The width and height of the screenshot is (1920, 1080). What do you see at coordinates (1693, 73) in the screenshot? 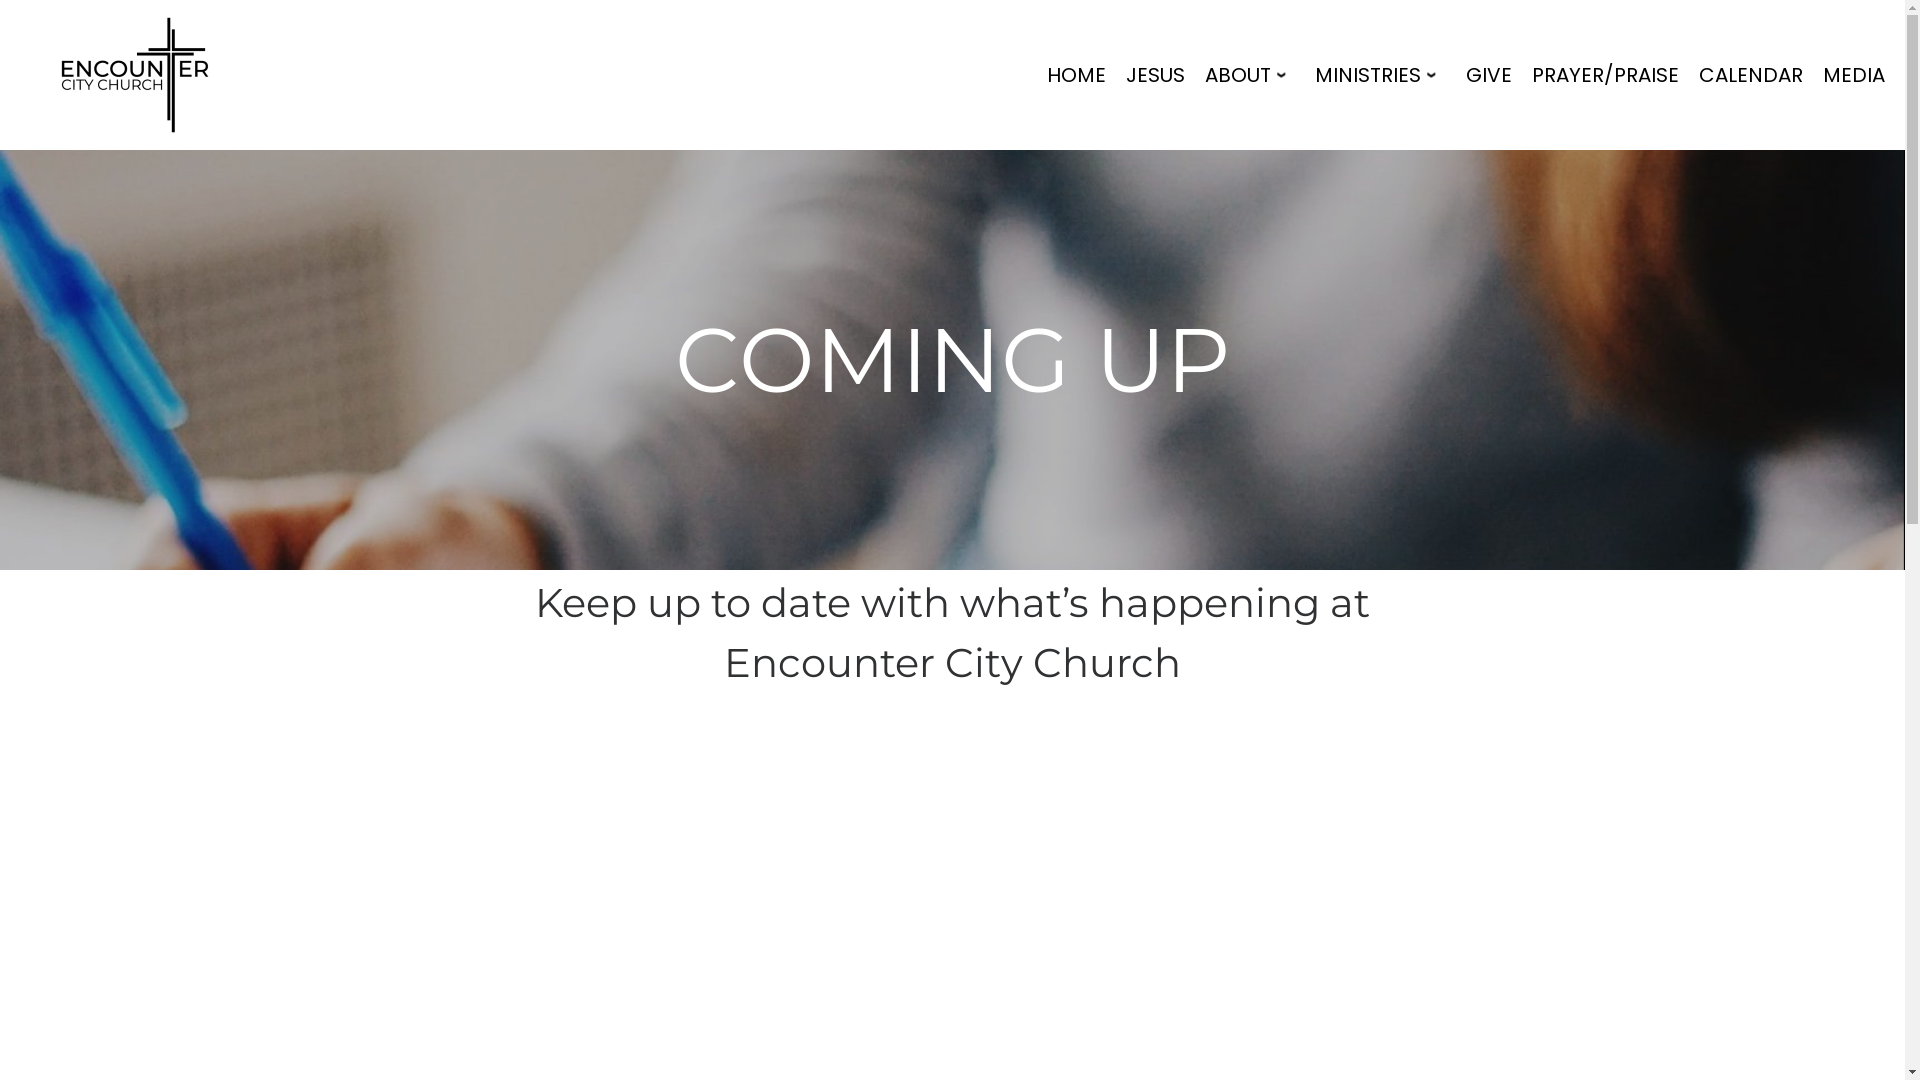
I see `'CALENDAR'` at bounding box center [1693, 73].